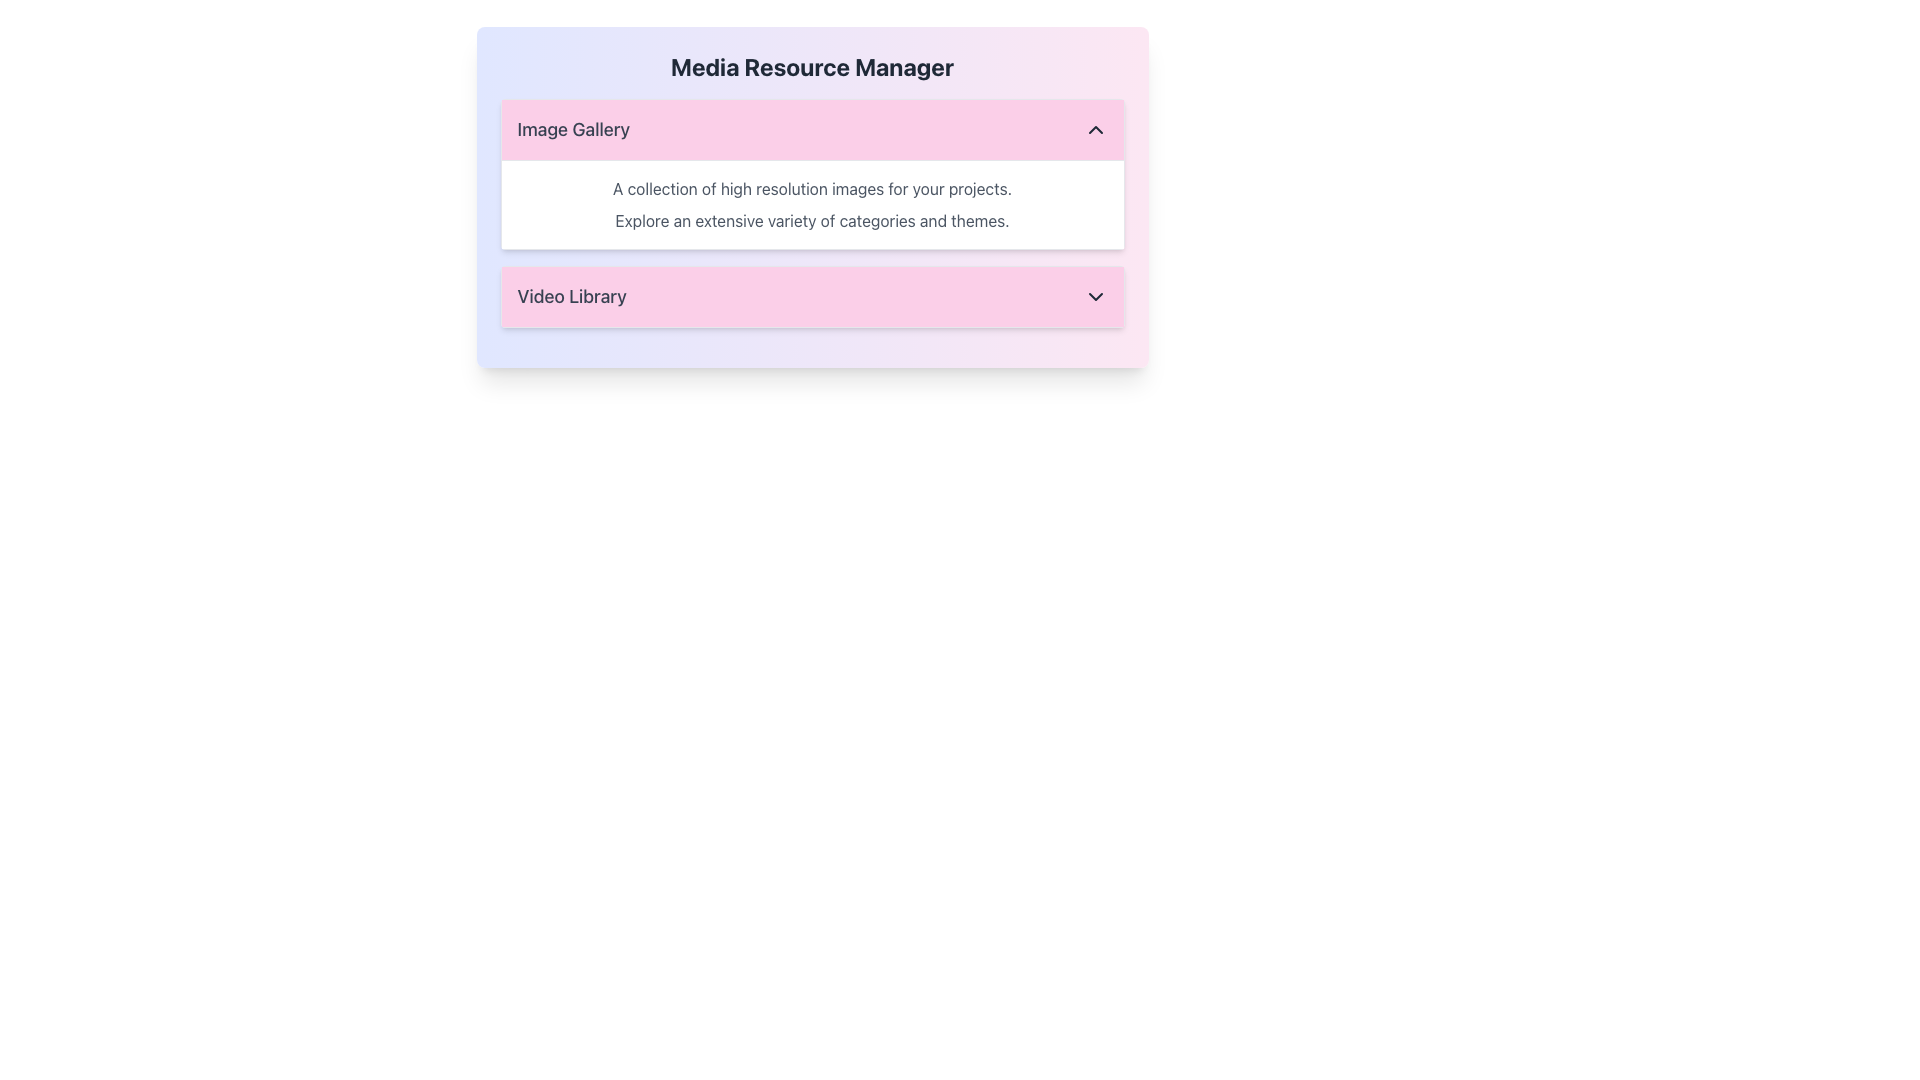 Image resolution: width=1920 pixels, height=1080 pixels. Describe the element at coordinates (572, 130) in the screenshot. I see `on the text label displaying 'Image Gallery' which is styled with a medium-sized font in gray color on a pink background, located at the upper part of the interface` at that location.